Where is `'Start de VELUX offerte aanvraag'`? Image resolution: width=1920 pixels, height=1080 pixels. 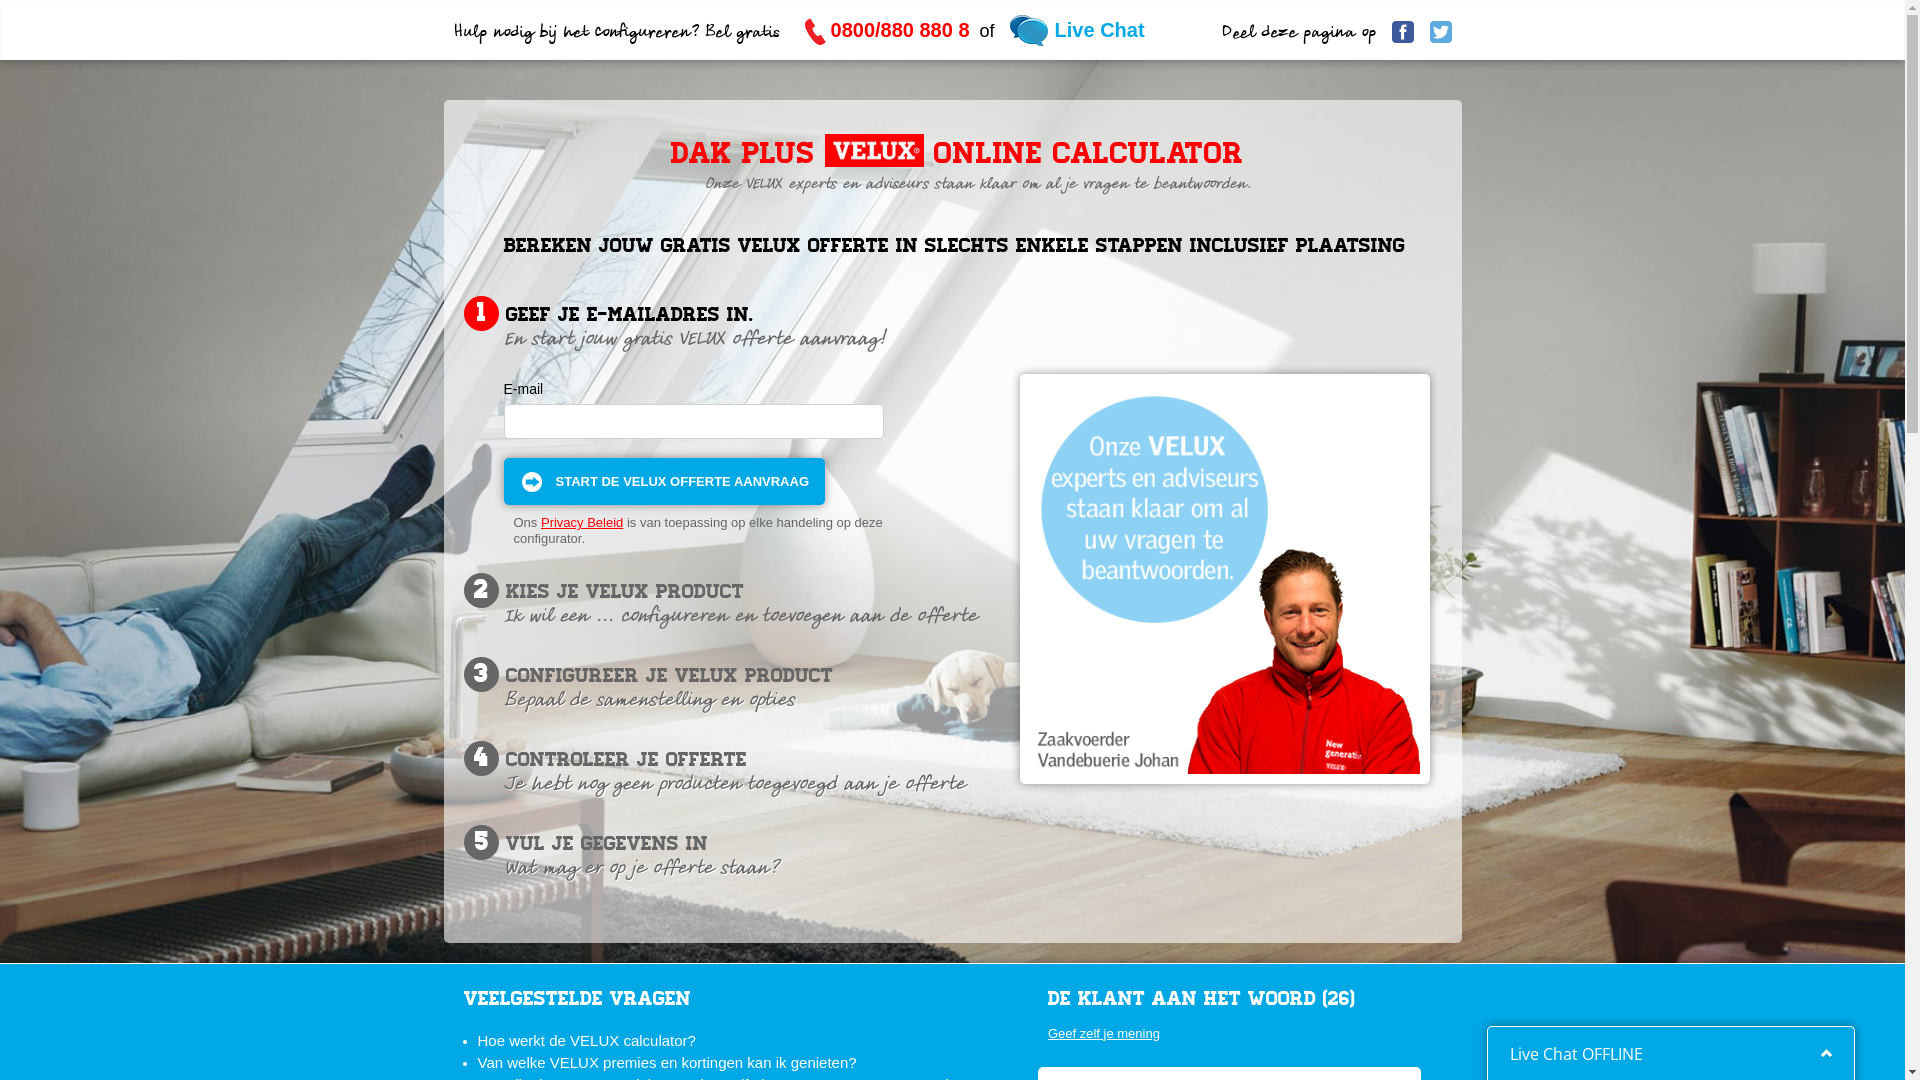 'Start de VELUX offerte aanvraag' is located at coordinates (665, 481).